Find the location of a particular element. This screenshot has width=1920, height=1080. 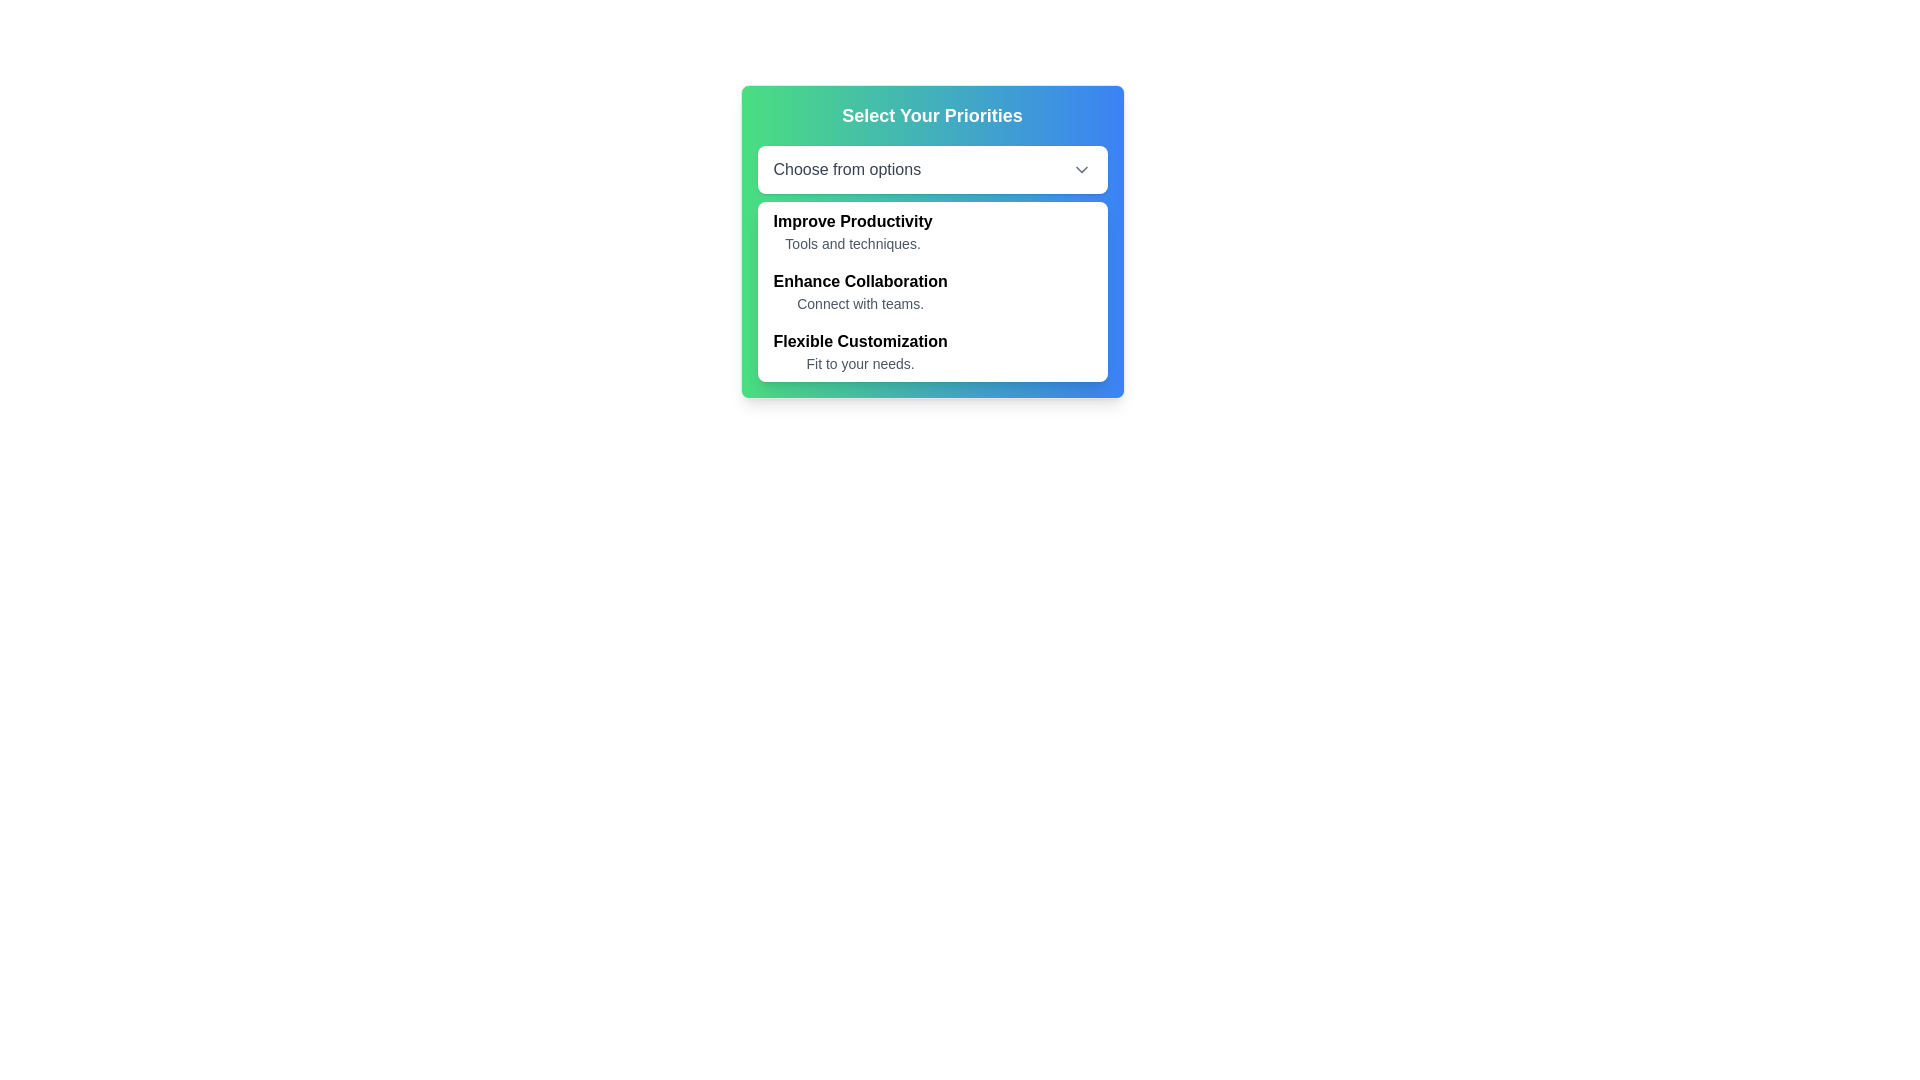

the text label that reads 'Connect with teams.' positioned below the header 'Enhance Collaboration' in a dropdown list is located at coordinates (860, 304).